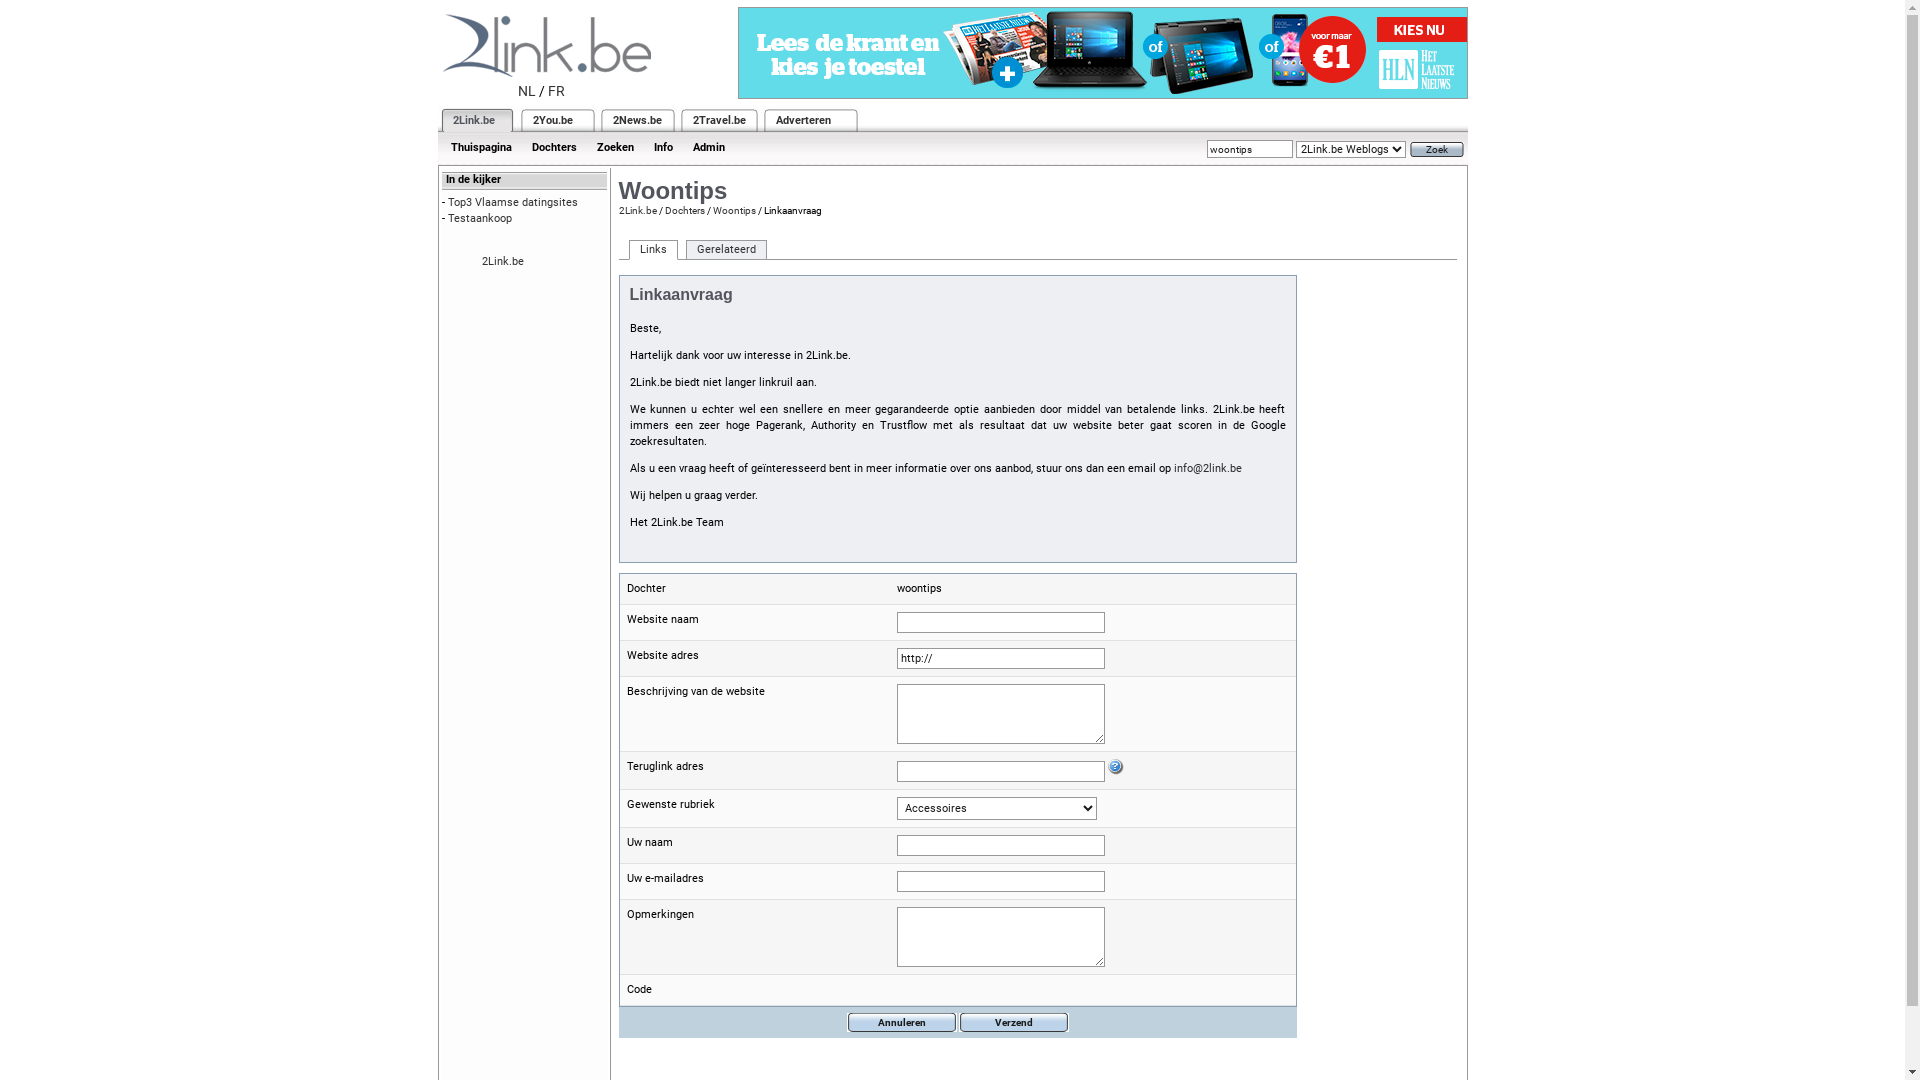 The image size is (1920, 1080). Describe the element at coordinates (480, 146) in the screenshot. I see `'Thuispagina'` at that location.